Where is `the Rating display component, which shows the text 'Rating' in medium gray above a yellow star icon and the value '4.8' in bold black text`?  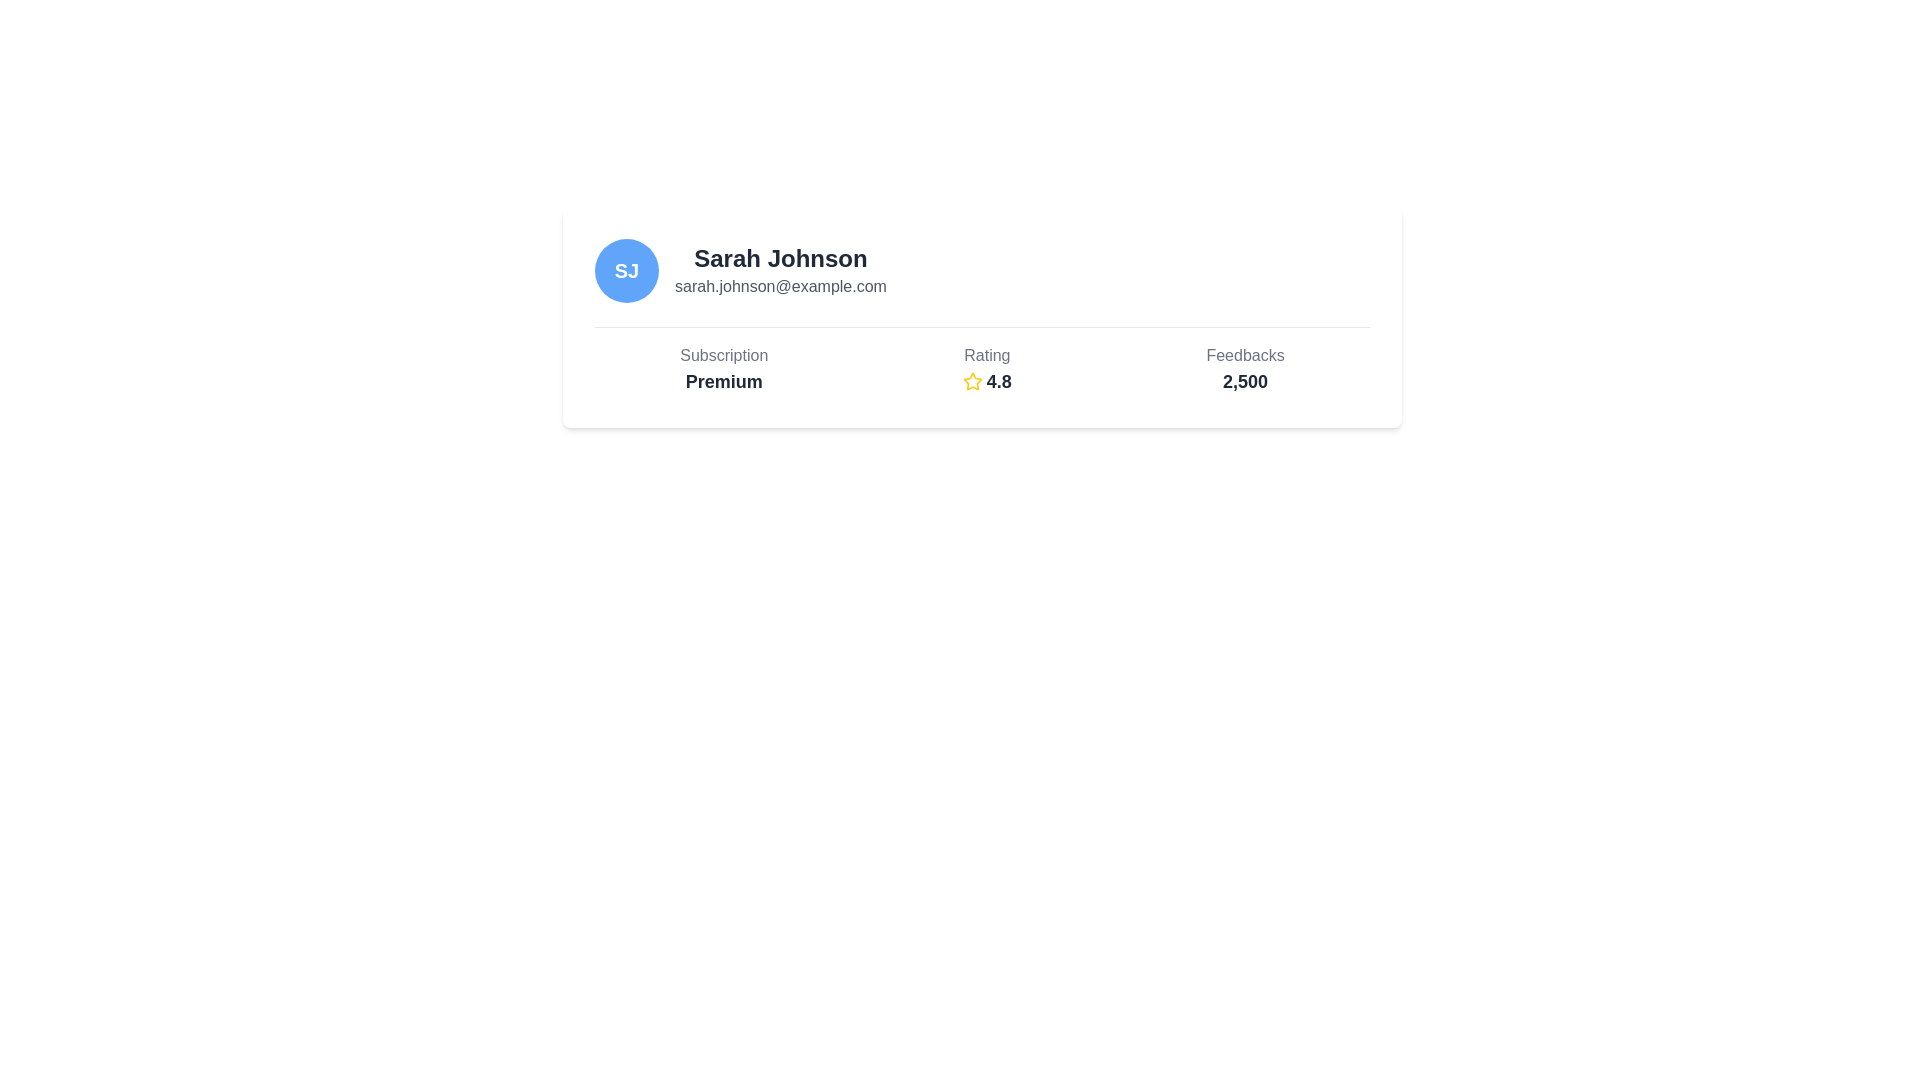 the Rating display component, which shows the text 'Rating' in medium gray above a yellow star icon and the value '4.8' in bold black text is located at coordinates (987, 370).